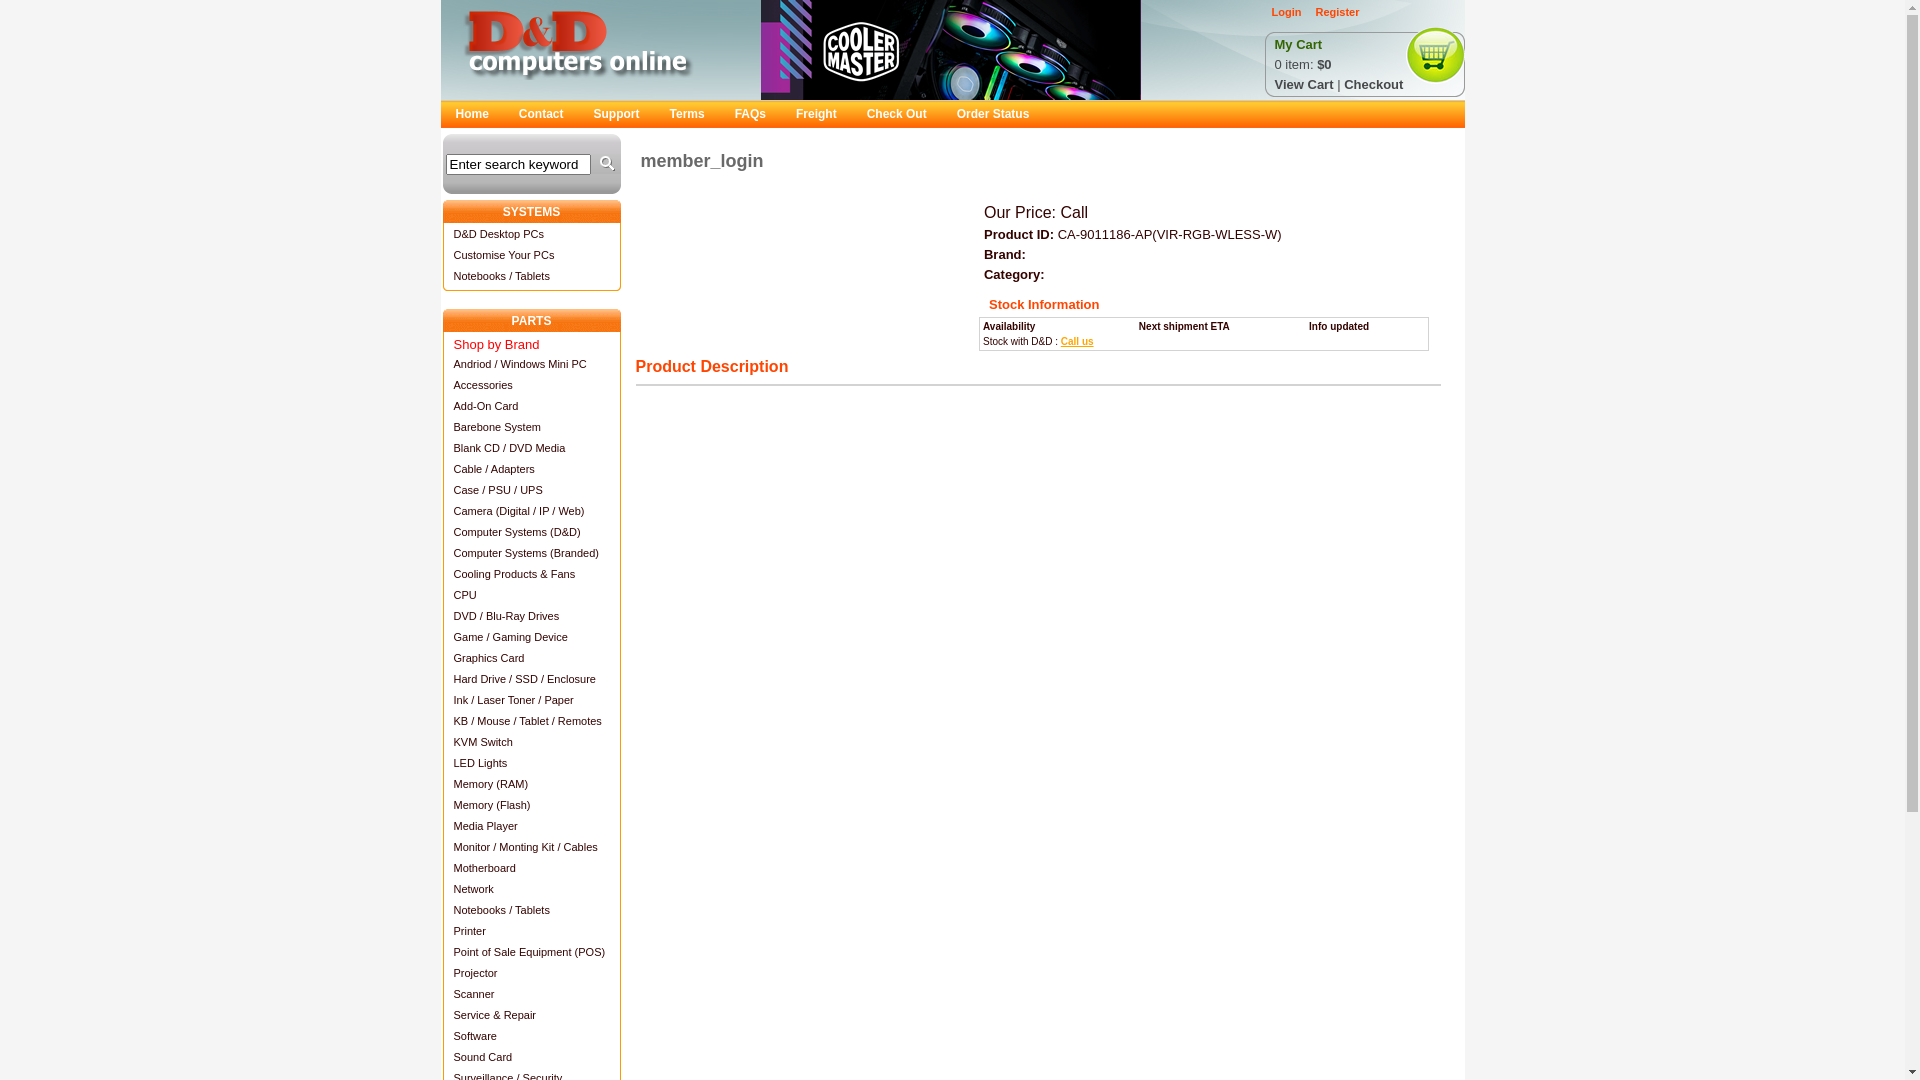 This screenshot has height=1080, width=1920. I want to click on 'Camera (Digital / IP / Web)', so click(531, 509).